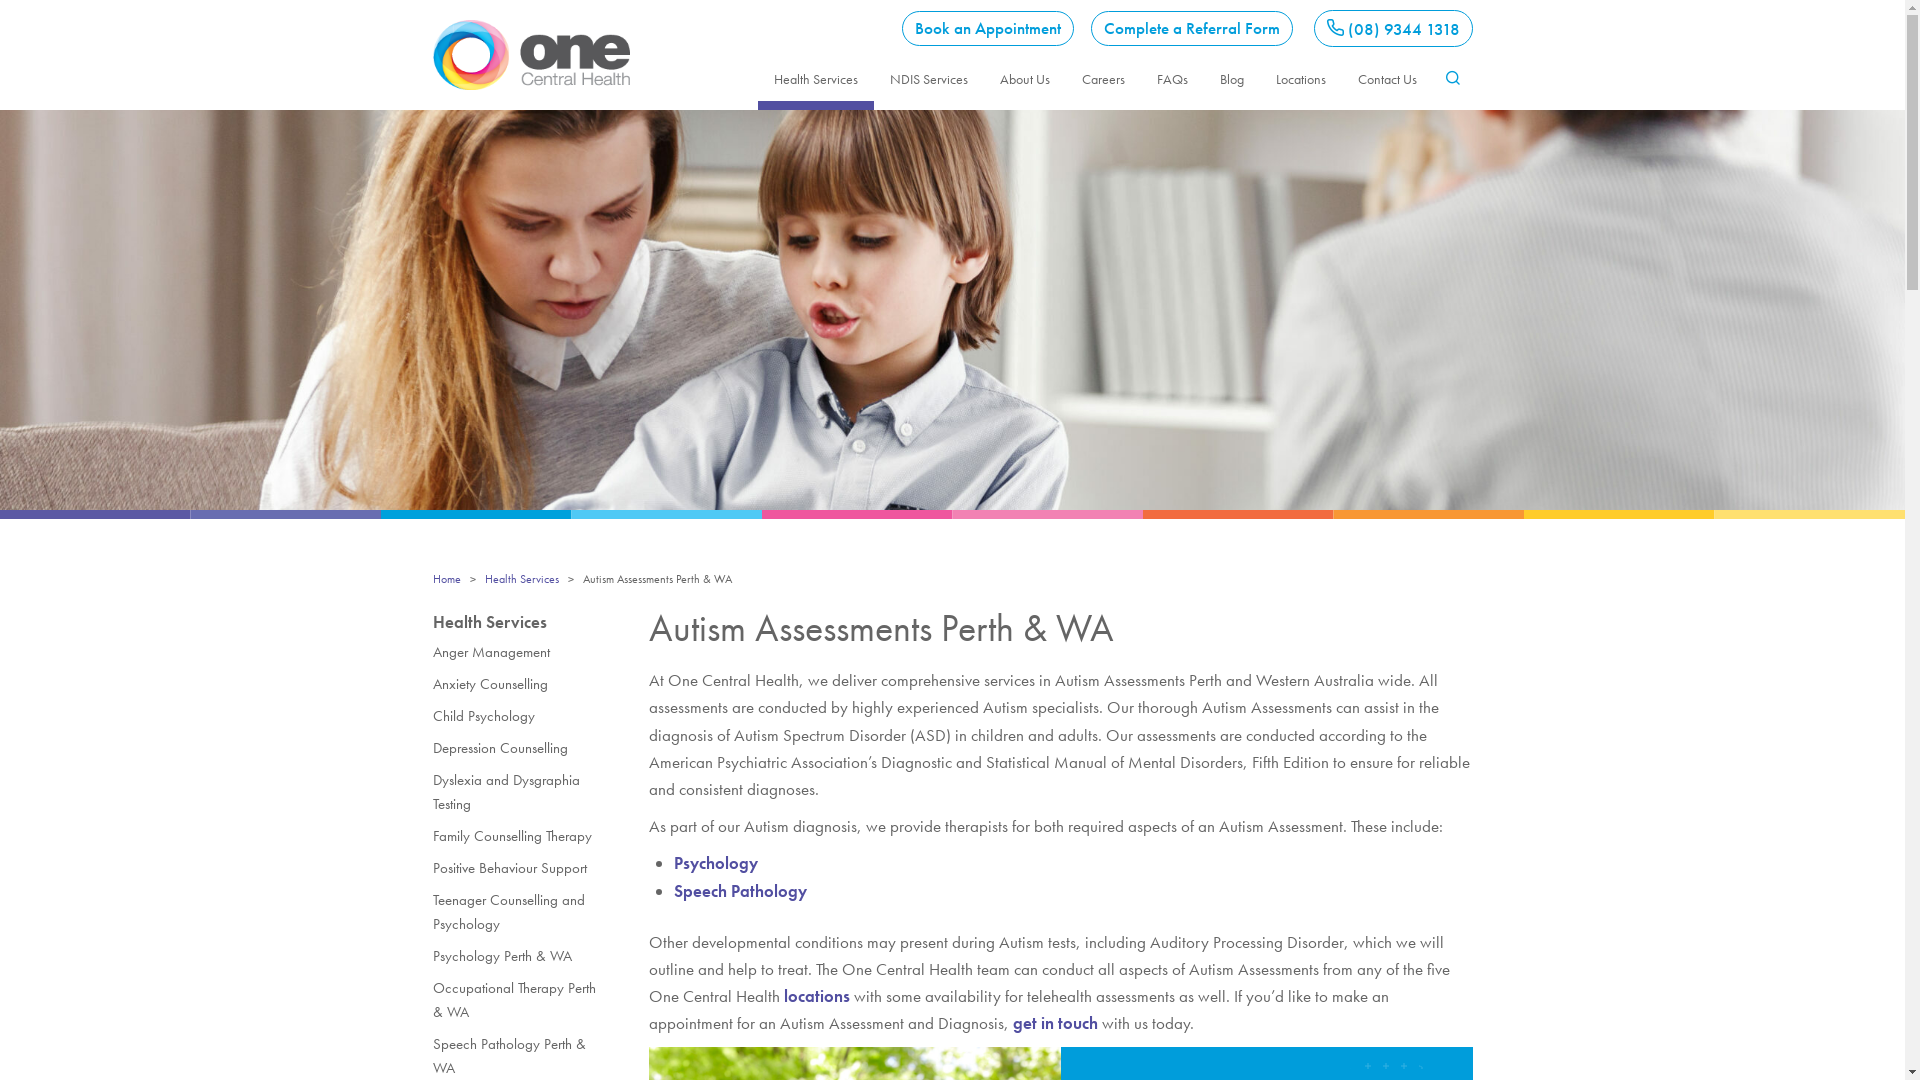  I want to click on 'Search', so click(1452, 130).